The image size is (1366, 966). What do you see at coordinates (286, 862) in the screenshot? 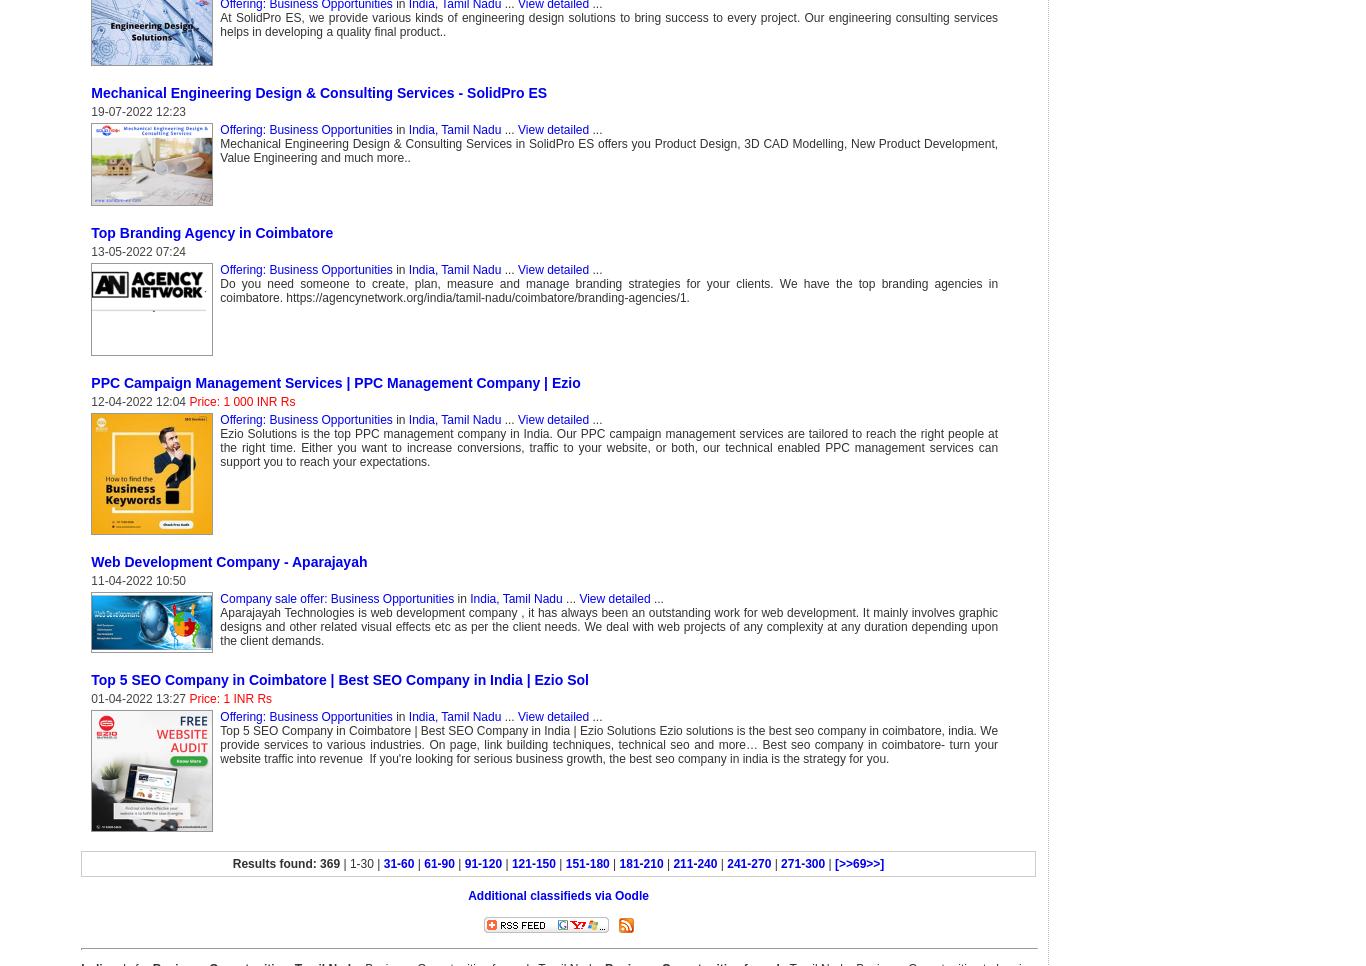
I see `'Results found: 369'` at bounding box center [286, 862].